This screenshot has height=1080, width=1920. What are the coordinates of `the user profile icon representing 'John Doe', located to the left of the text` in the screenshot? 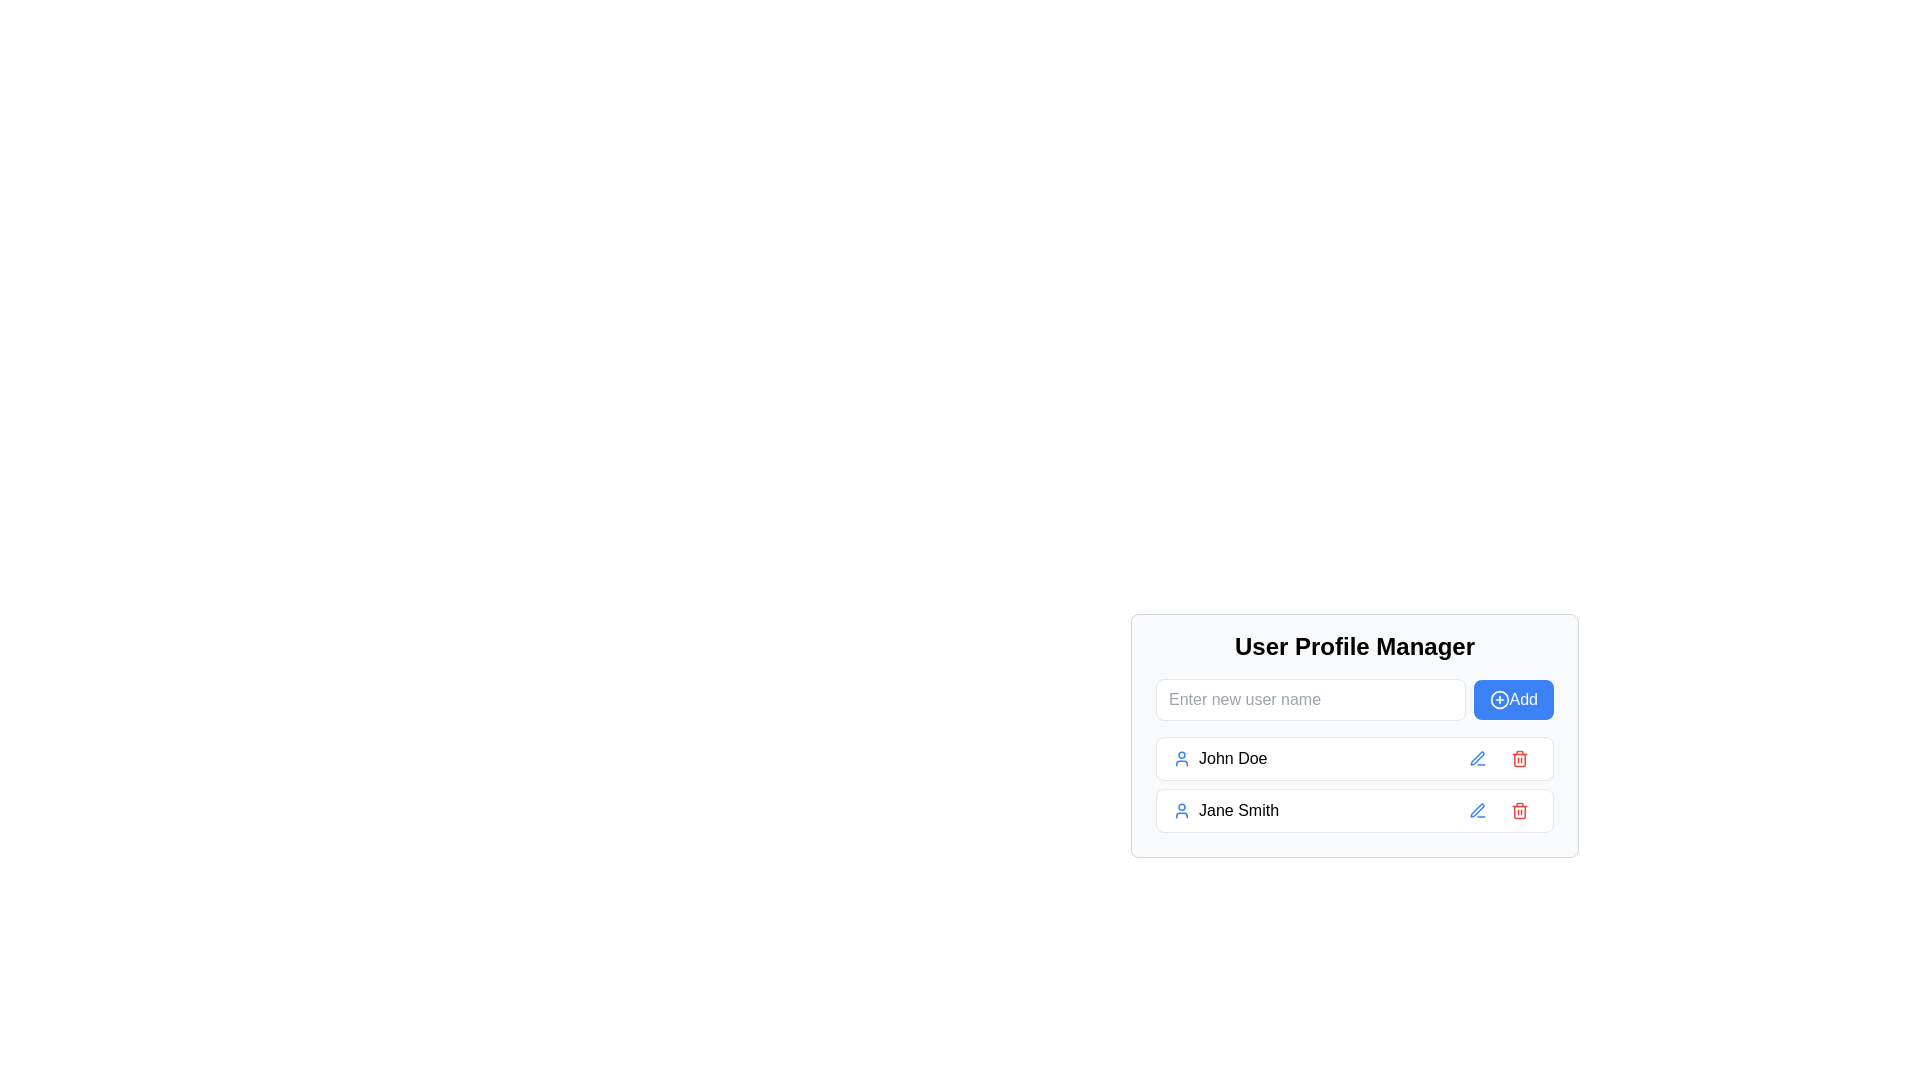 It's located at (1181, 759).